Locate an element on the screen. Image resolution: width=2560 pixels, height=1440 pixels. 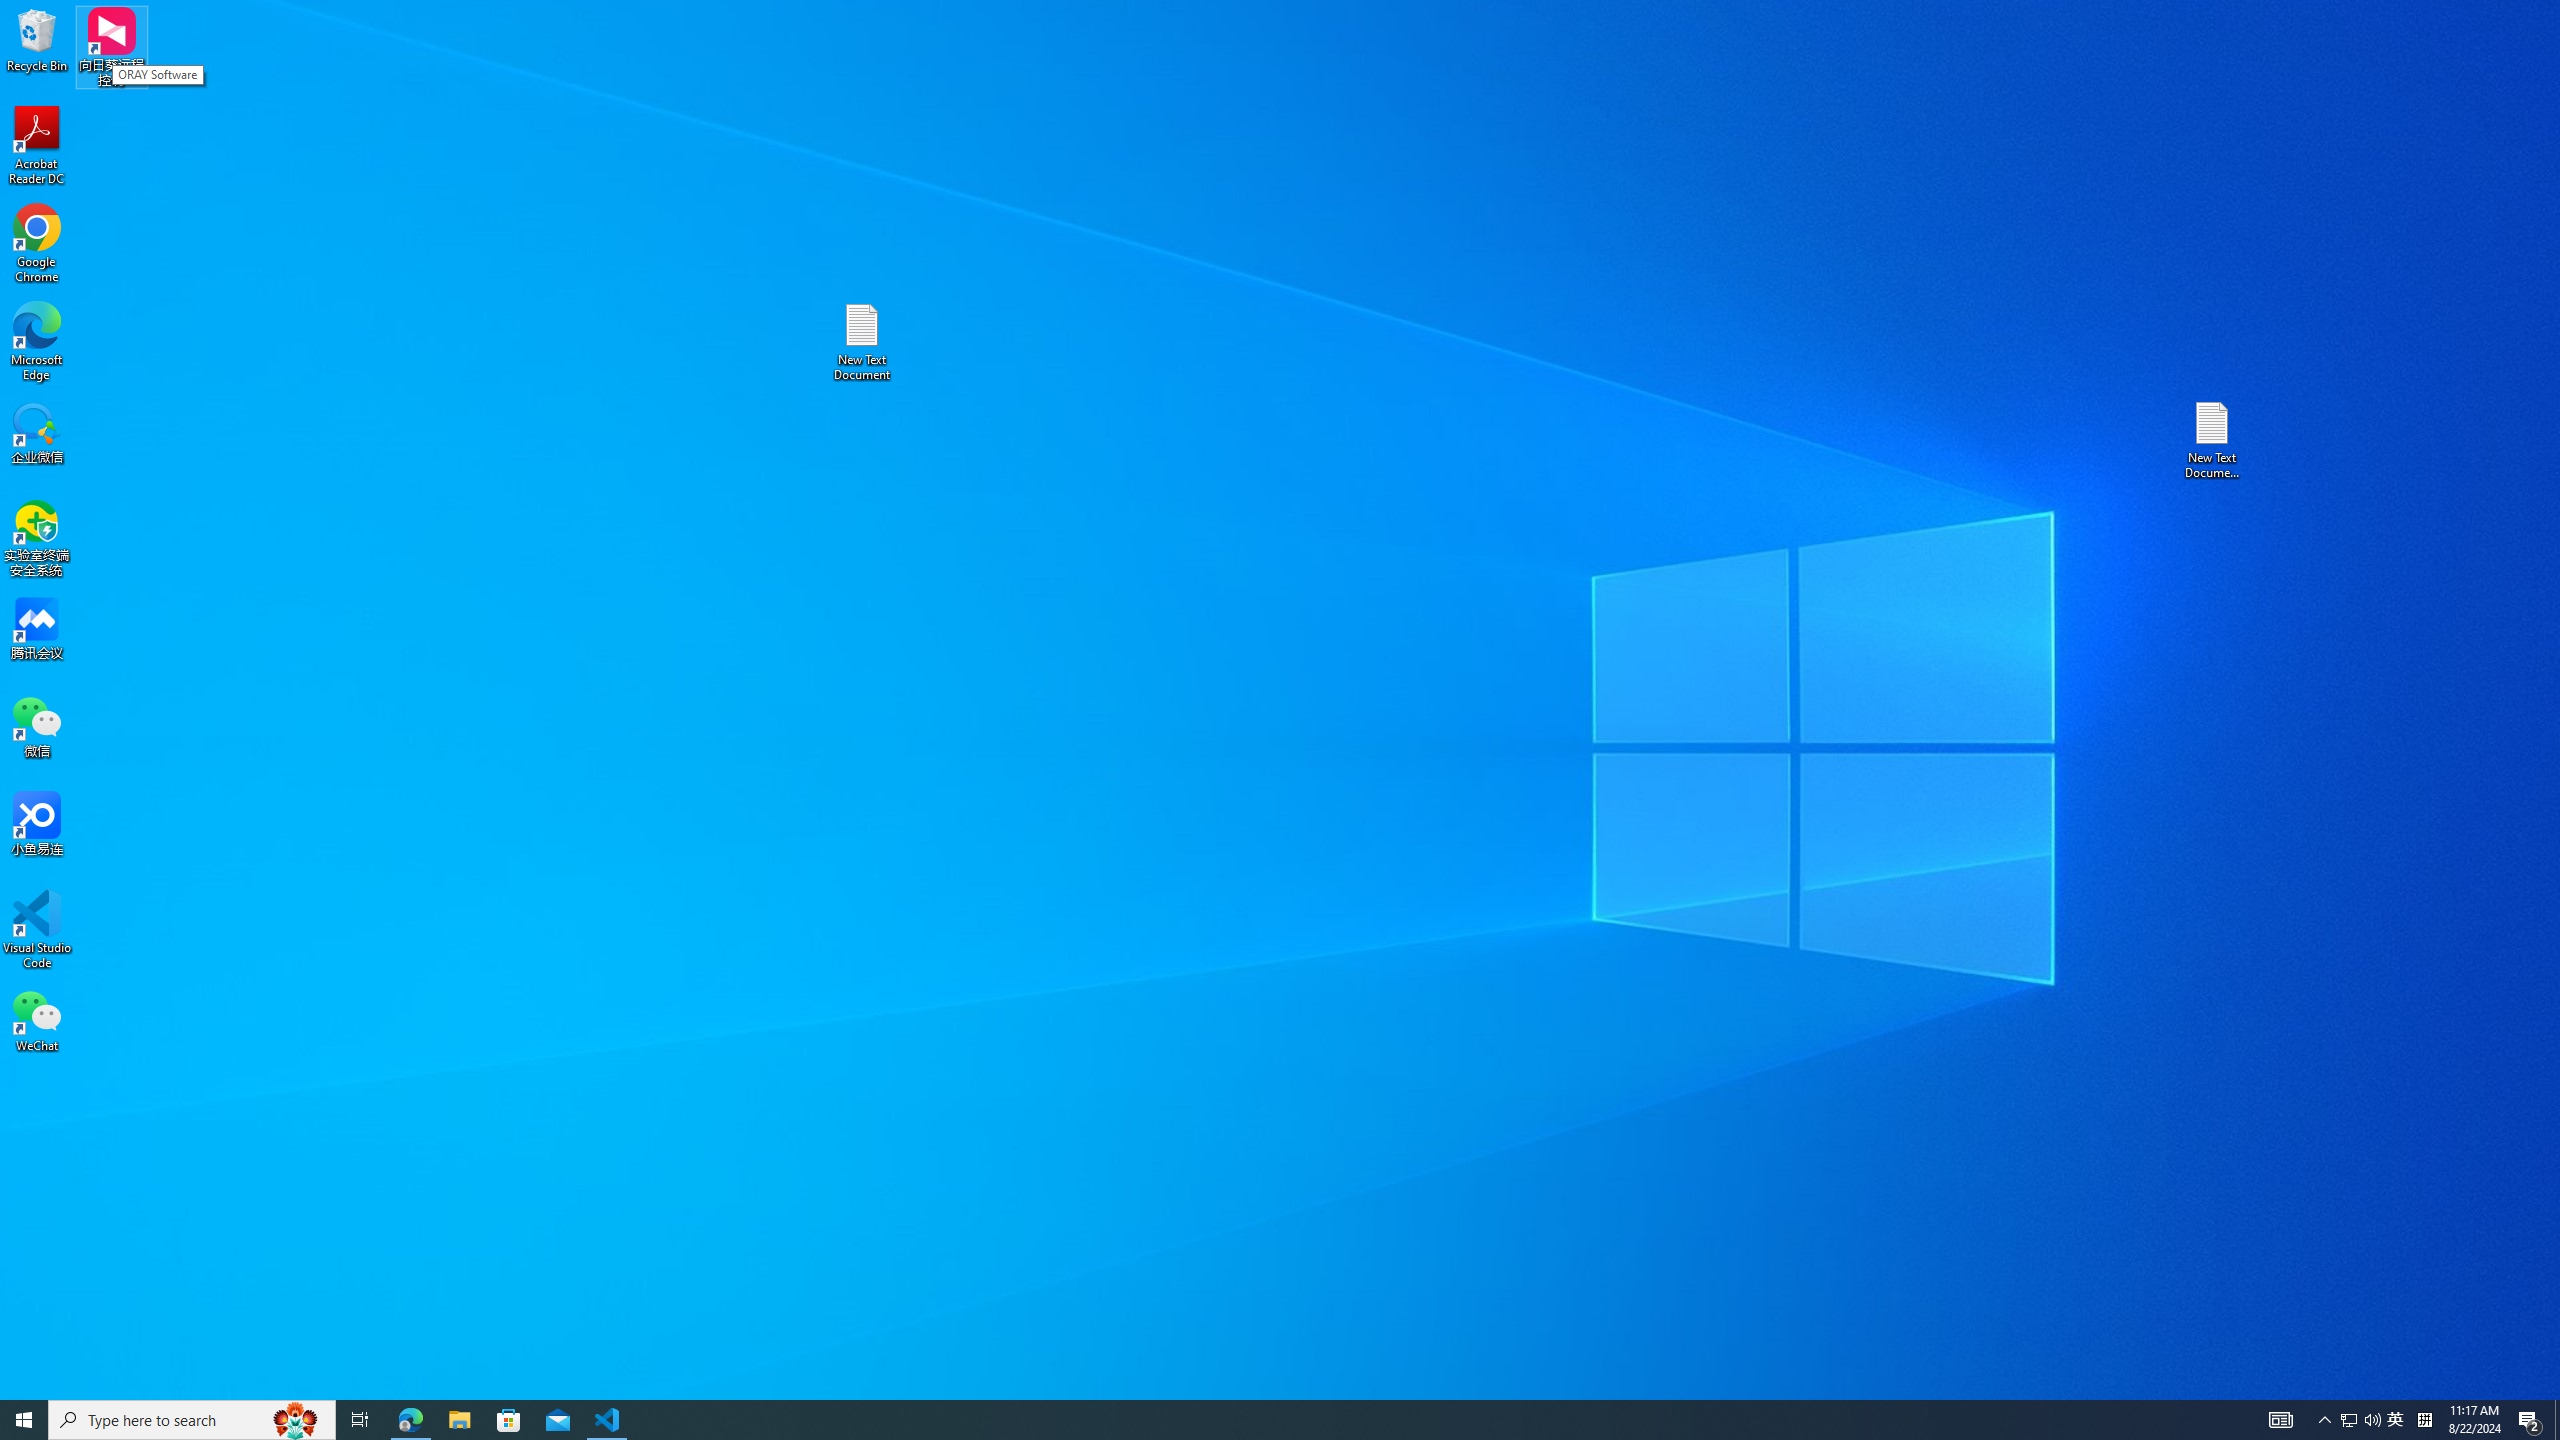
'Start' is located at coordinates (24, 1418).